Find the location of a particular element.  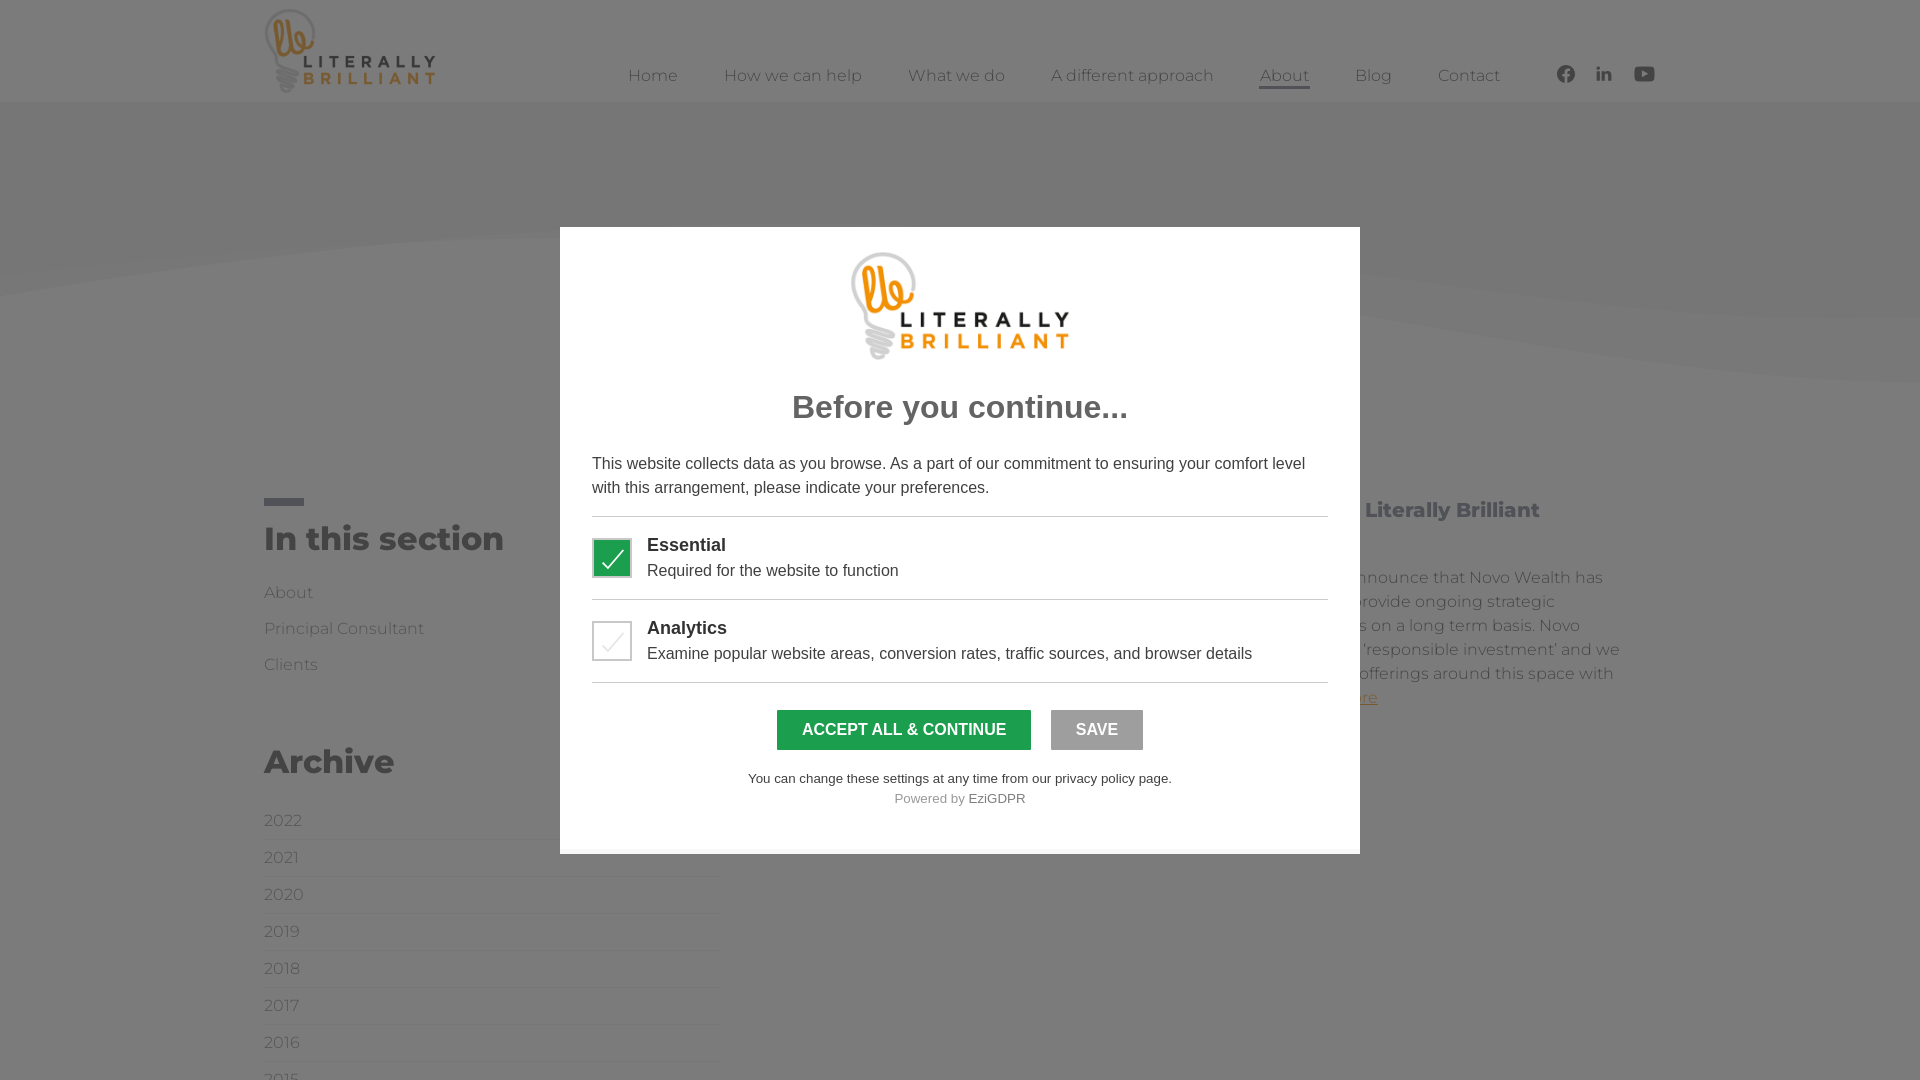

'2022' is located at coordinates (282, 821).